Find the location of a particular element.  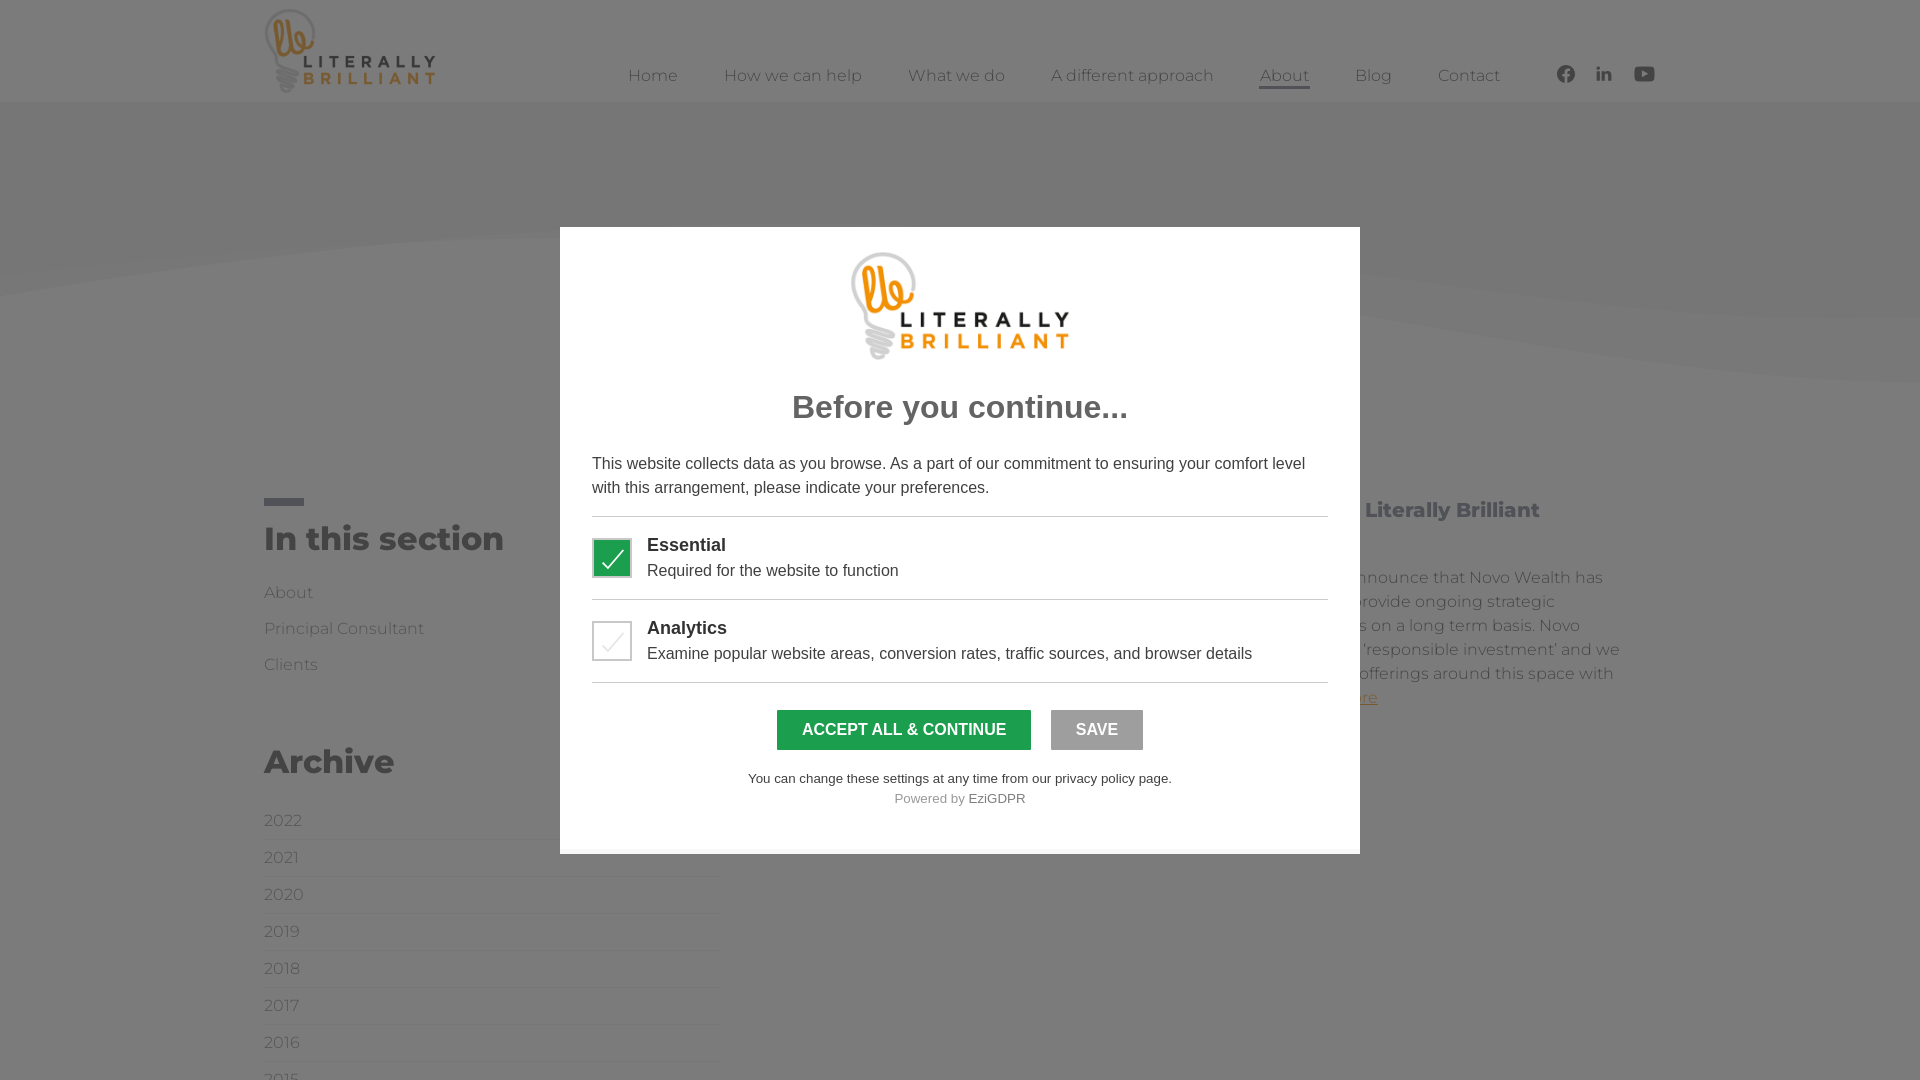

'2022' is located at coordinates (282, 821).